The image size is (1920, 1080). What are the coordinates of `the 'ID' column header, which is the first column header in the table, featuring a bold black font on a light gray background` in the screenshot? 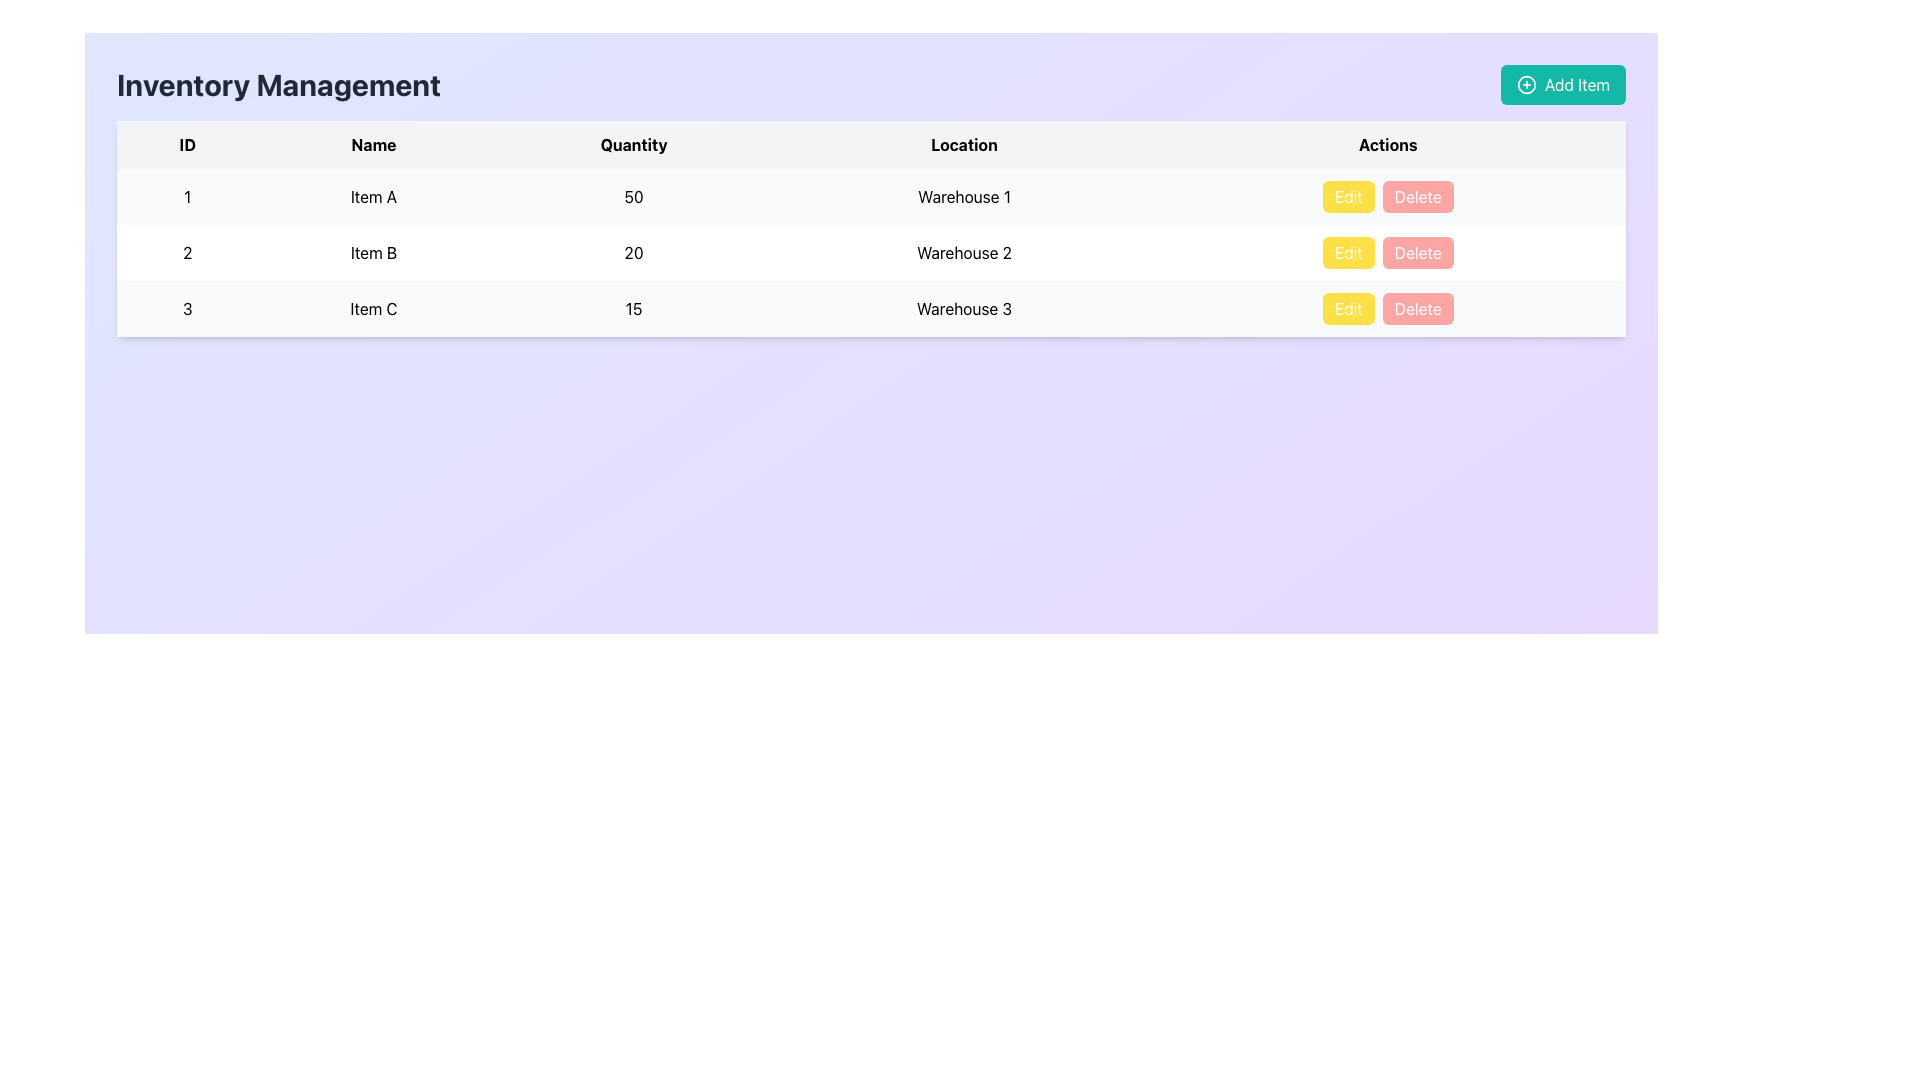 It's located at (187, 144).